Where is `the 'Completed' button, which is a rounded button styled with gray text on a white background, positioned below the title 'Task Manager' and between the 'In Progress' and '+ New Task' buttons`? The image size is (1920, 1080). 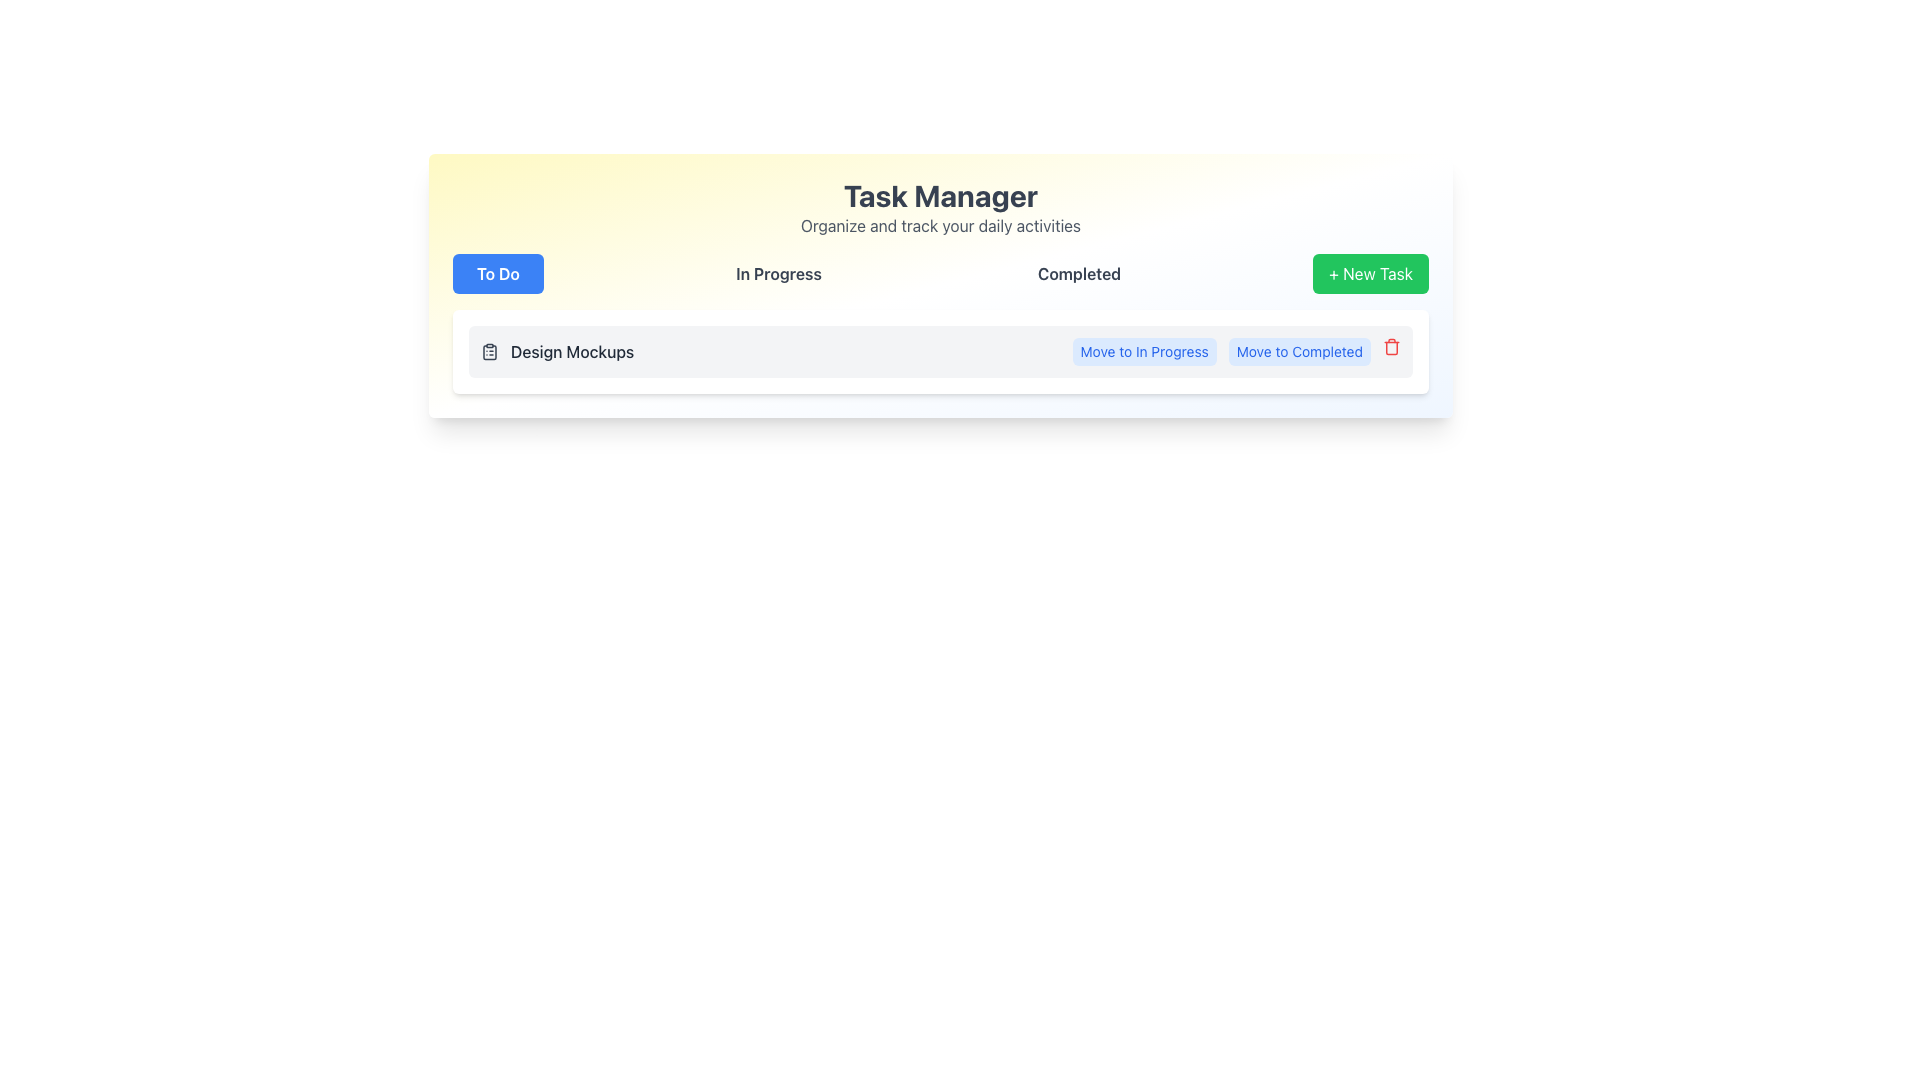
the 'Completed' button, which is a rounded button styled with gray text on a white background, positioned below the title 'Task Manager' and between the 'In Progress' and '+ New Task' buttons is located at coordinates (1078, 273).